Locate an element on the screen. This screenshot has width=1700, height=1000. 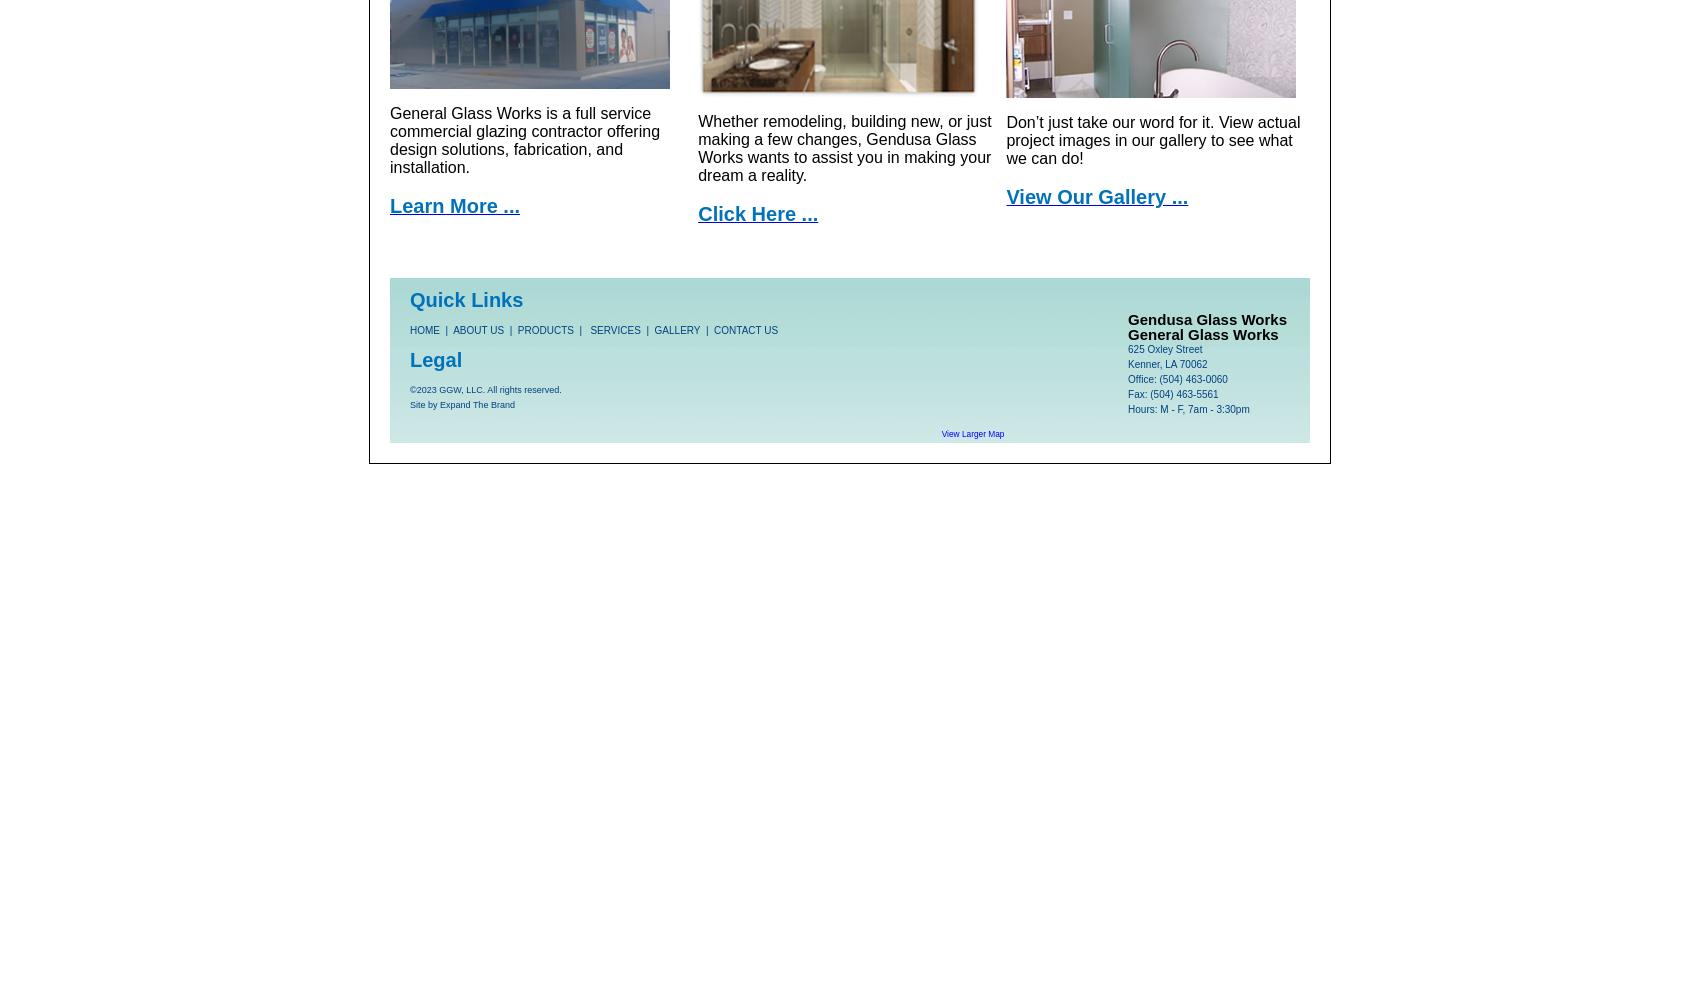
'SERVICES' is located at coordinates (614, 329).